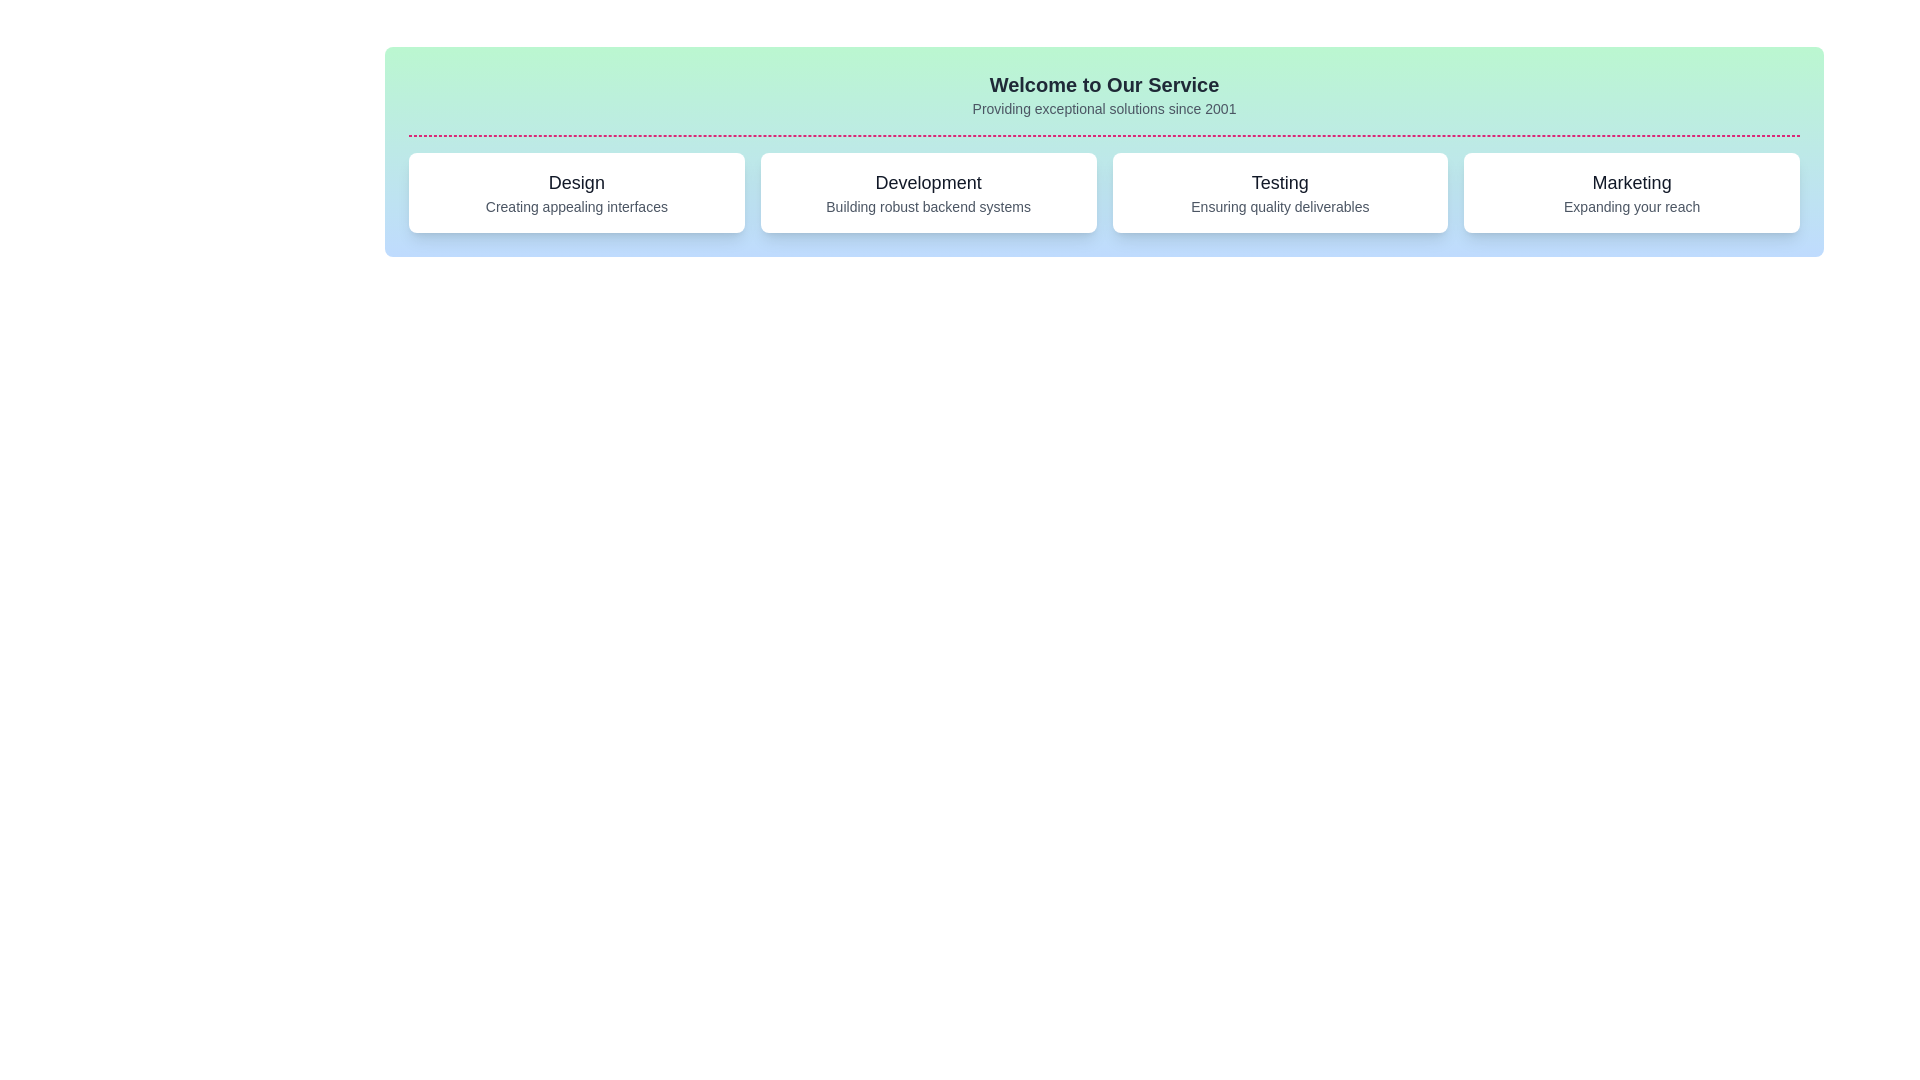 The width and height of the screenshot is (1920, 1080). Describe the element at coordinates (1280, 182) in the screenshot. I see `the Text label (heading) located at the top of the third card from the left, which summarizes the card's focus area and is above the text 'Ensuring quality deliverables'` at that location.